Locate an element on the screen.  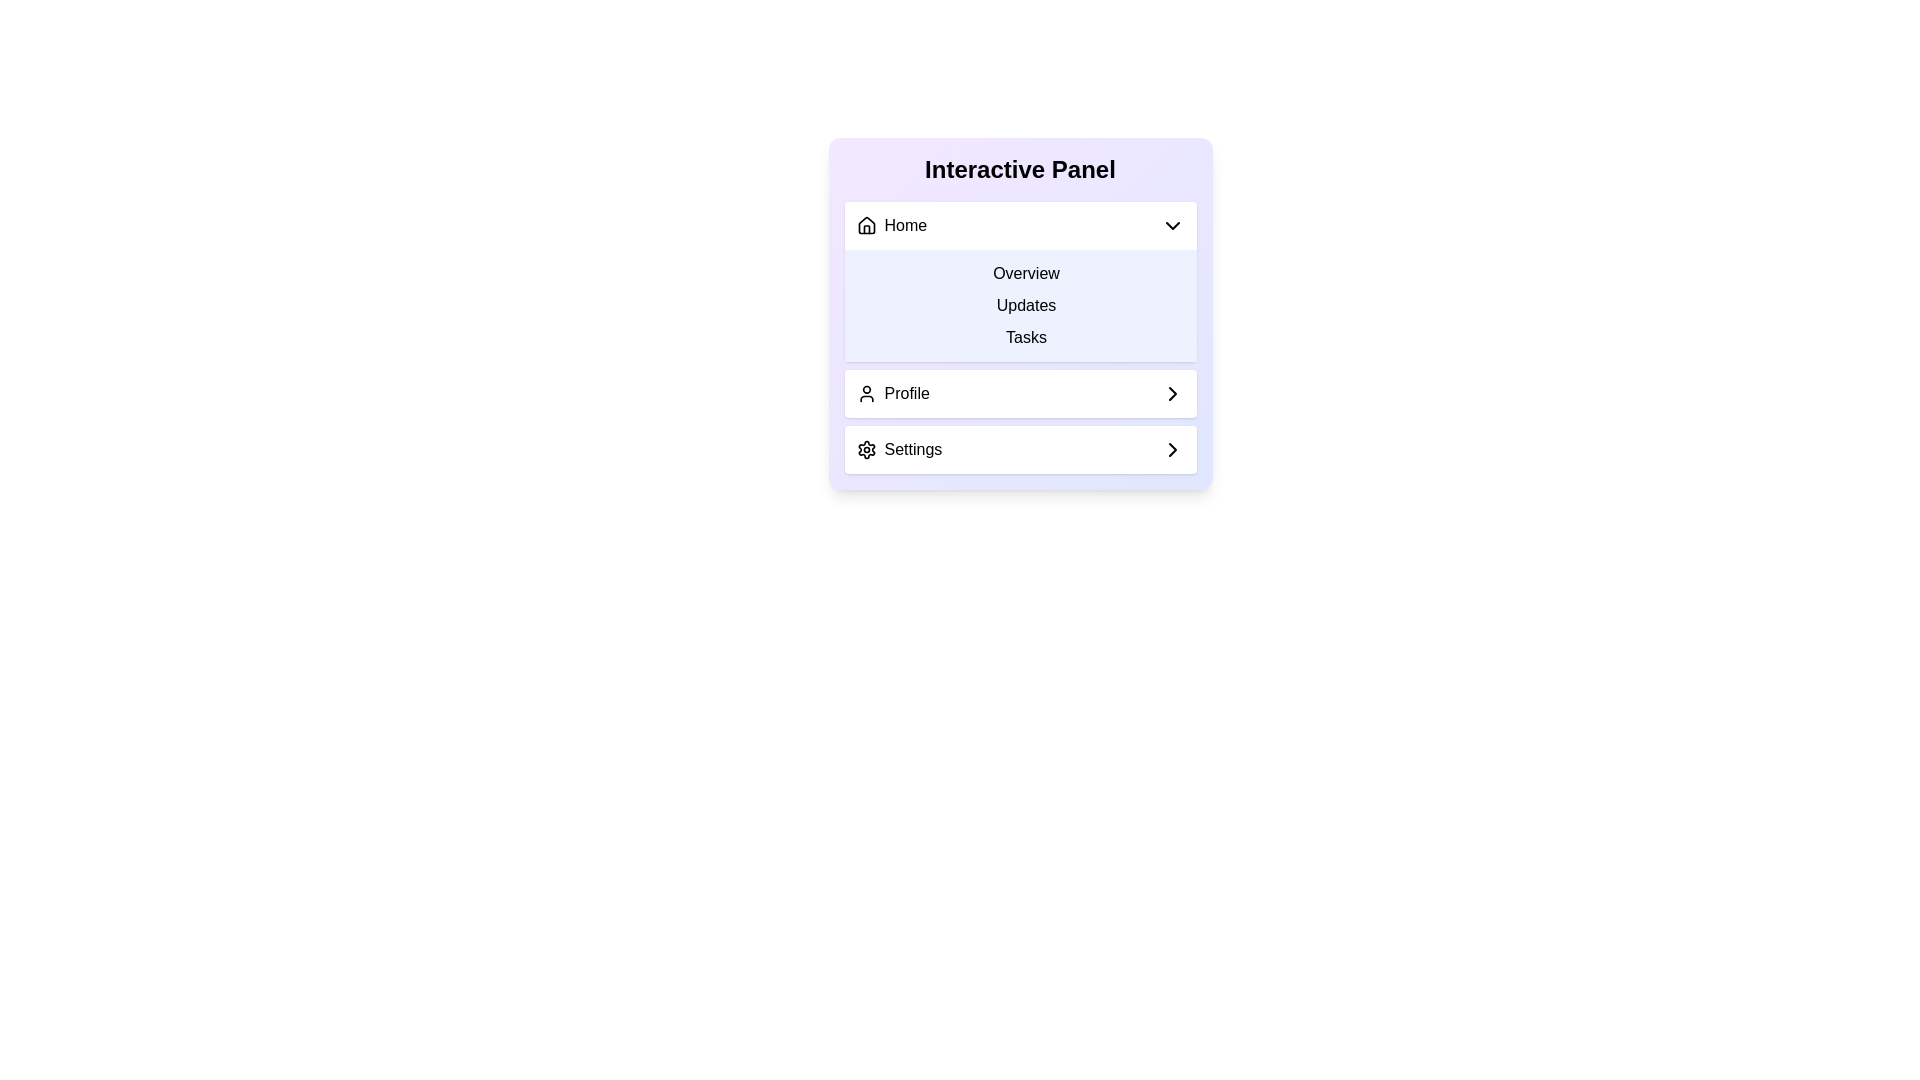
the Chevron icon (SVG) located in the Settings section of the interactive panel, which indicates additional content to the right of the Settings label is located at coordinates (1172, 450).